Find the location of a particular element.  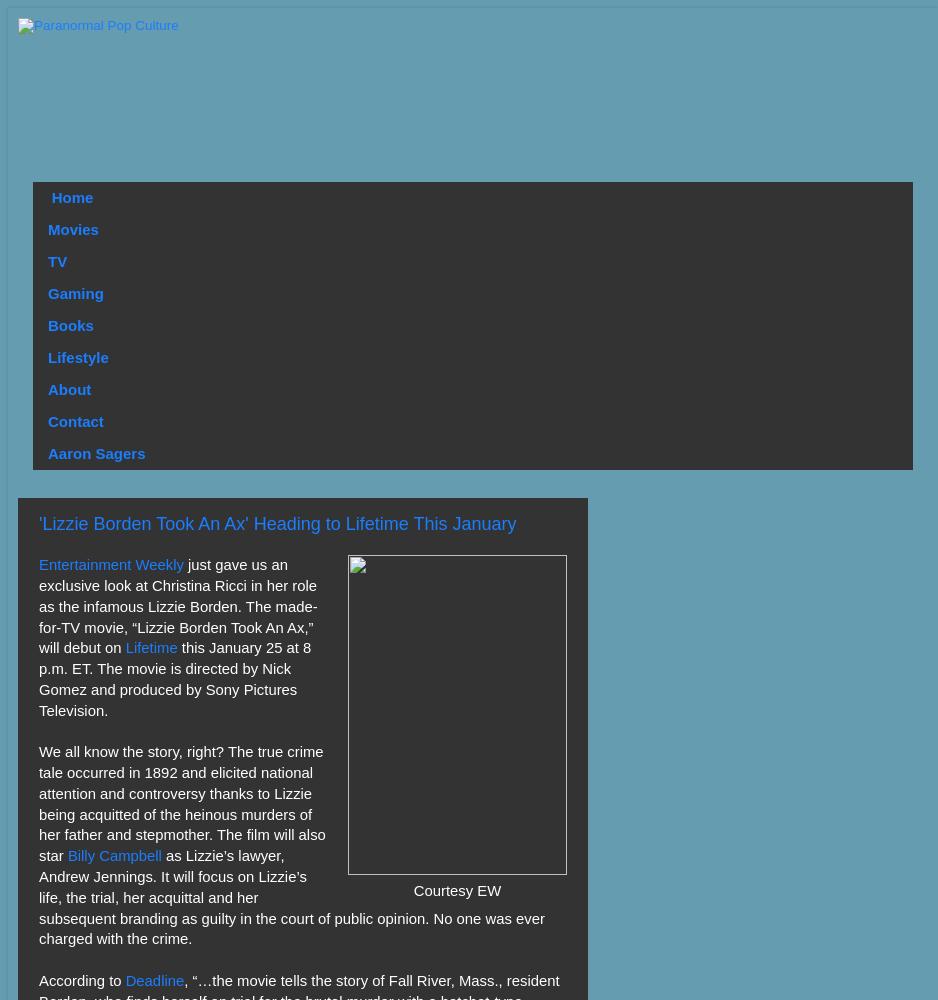

'this January 25 at 8 p.m. ET.  The movie is directed by Nick Gomez and produced by Sony Pictures Television.' is located at coordinates (174, 679).